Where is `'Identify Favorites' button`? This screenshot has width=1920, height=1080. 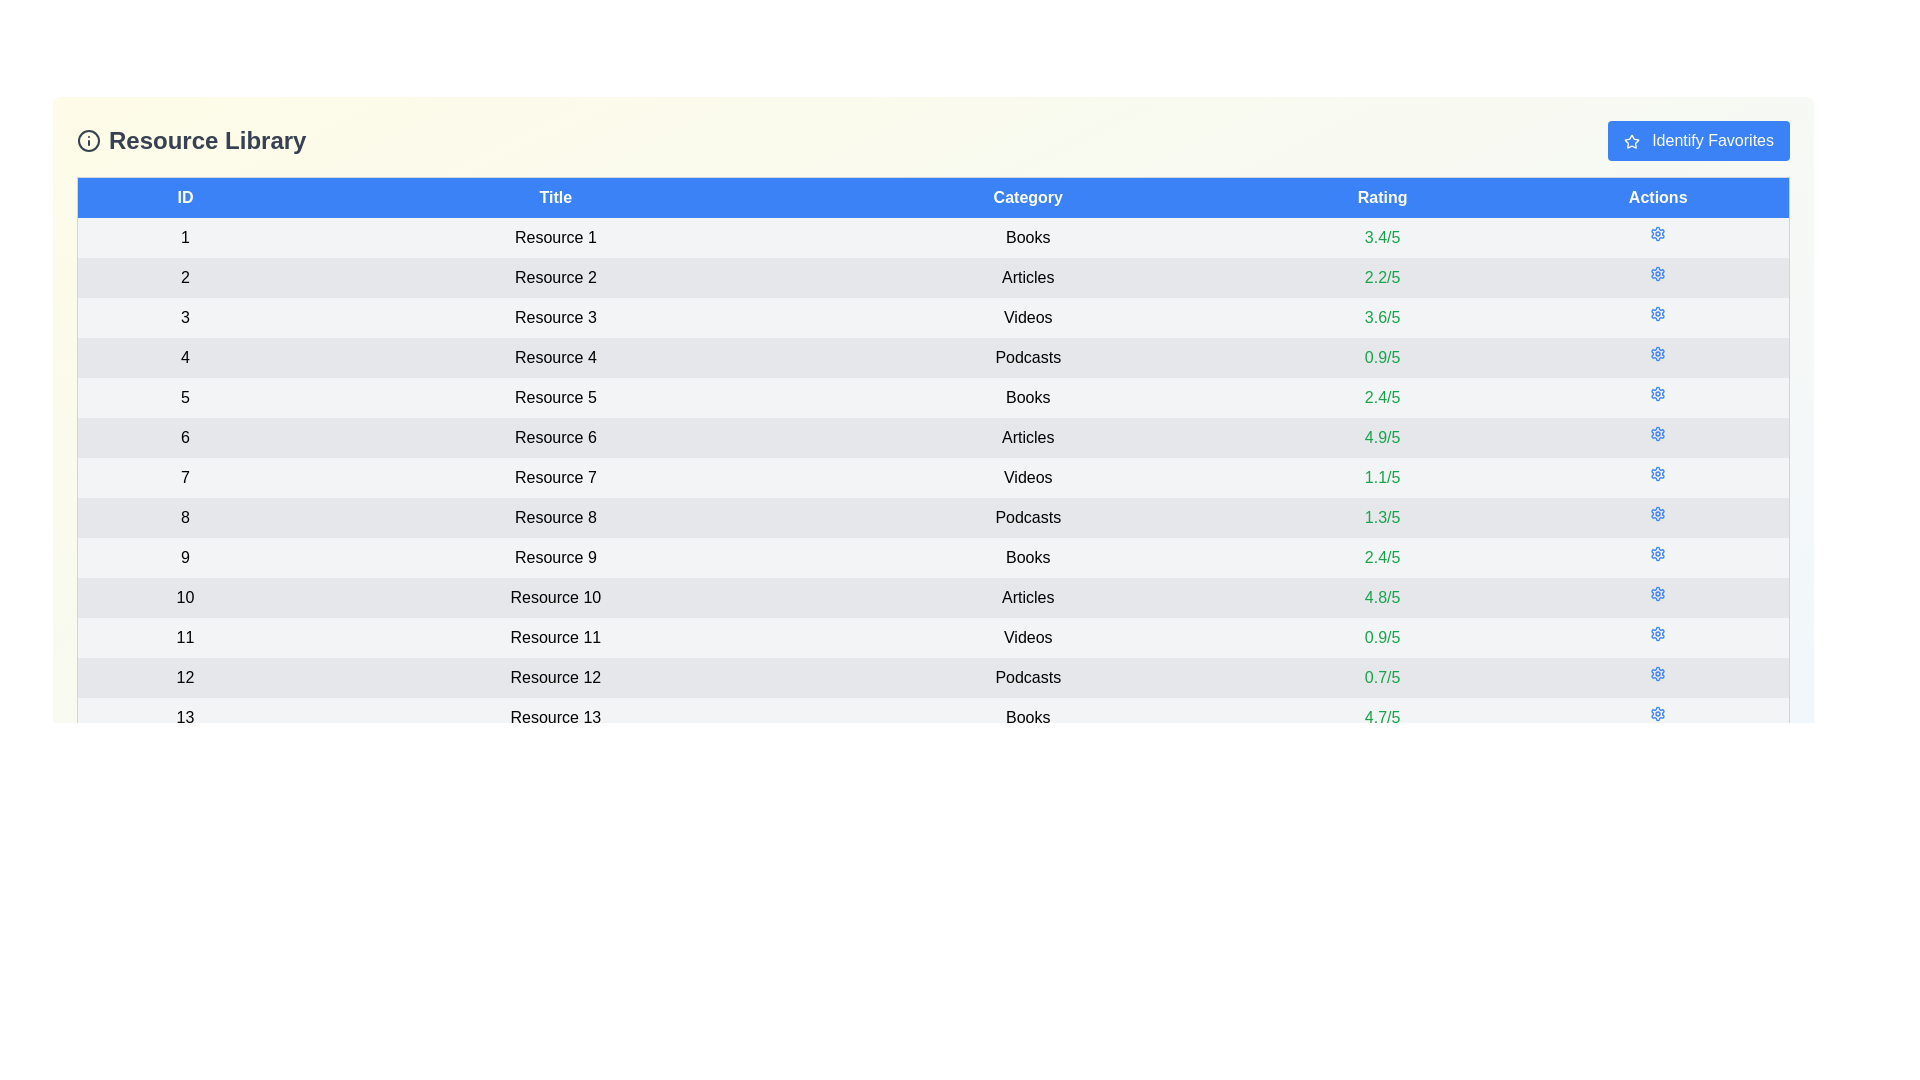 'Identify Favorites' button is located at coordinates (1697, 140).